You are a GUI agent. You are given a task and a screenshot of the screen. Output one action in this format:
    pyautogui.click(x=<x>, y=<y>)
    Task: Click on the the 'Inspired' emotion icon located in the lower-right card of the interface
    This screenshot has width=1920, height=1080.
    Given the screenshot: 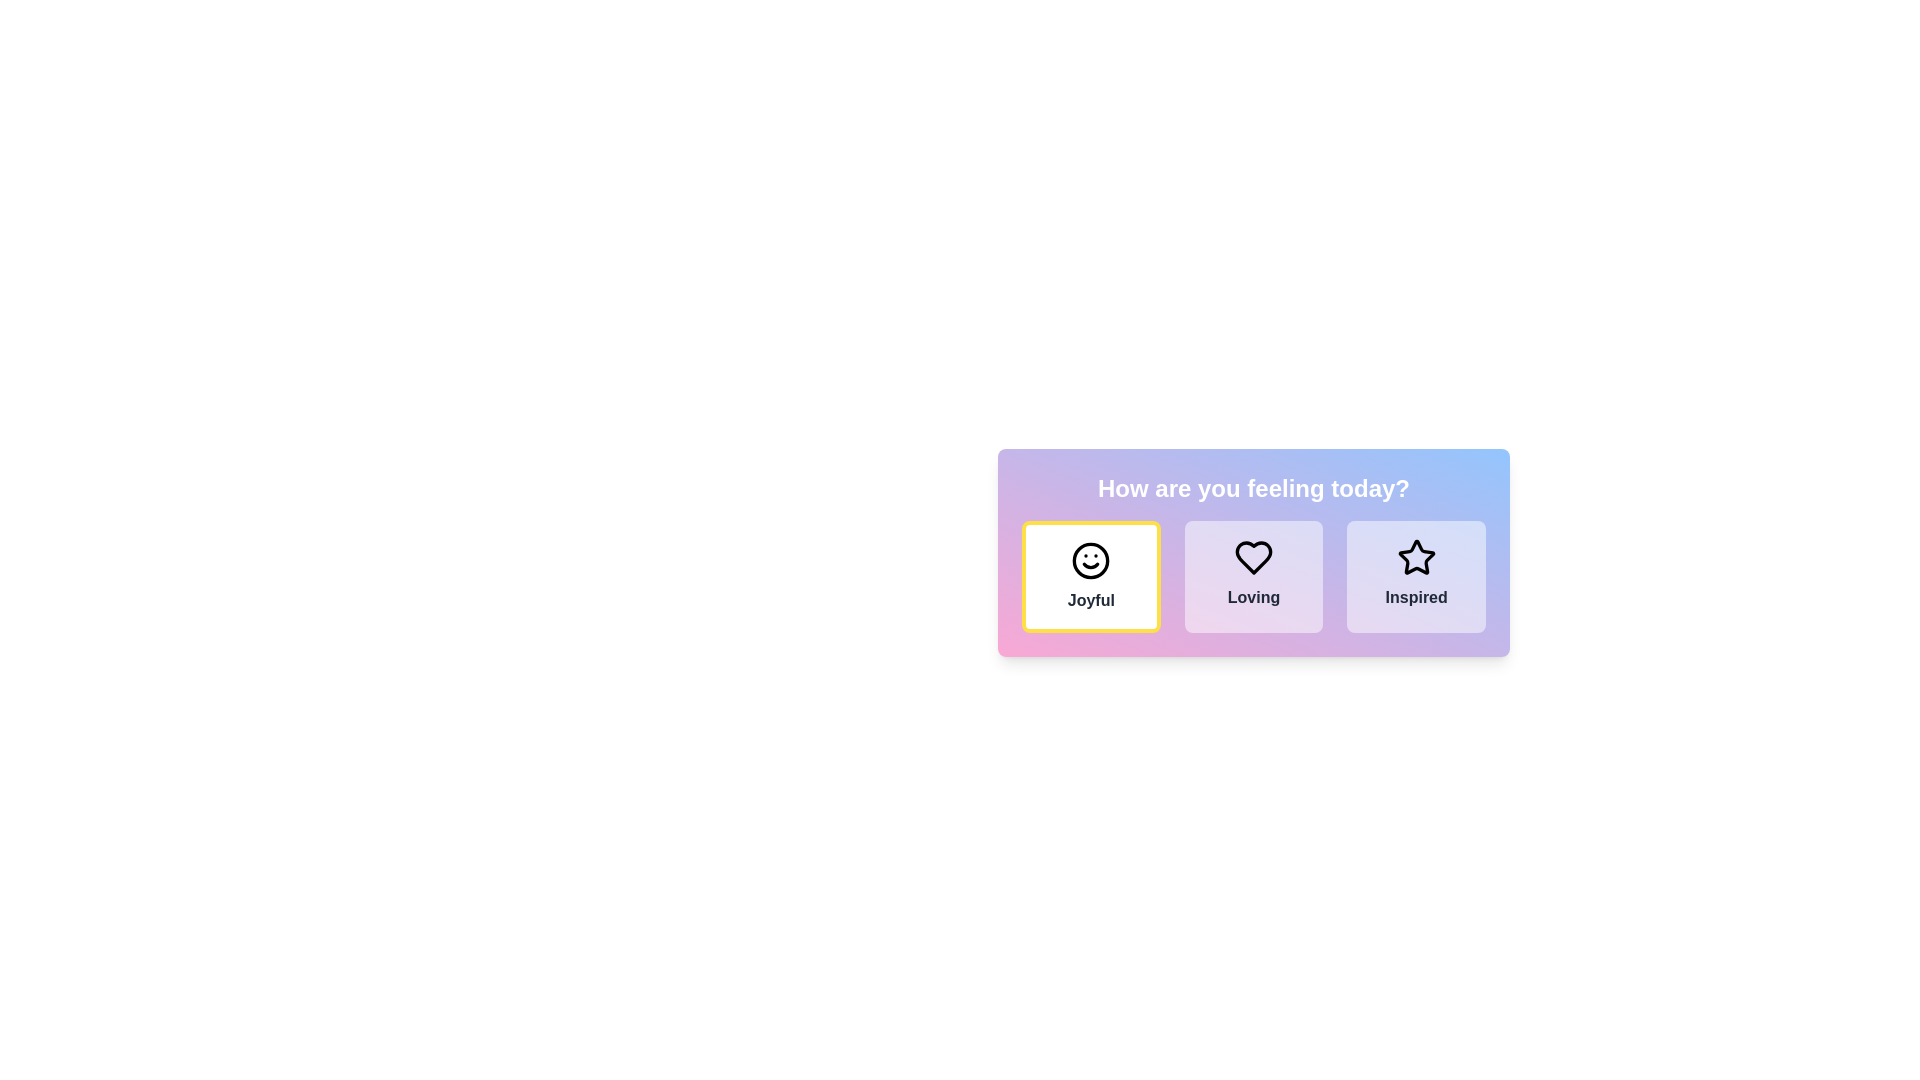 What is the action you would take?
    pyautogui.click(x=1415, y=556)
    